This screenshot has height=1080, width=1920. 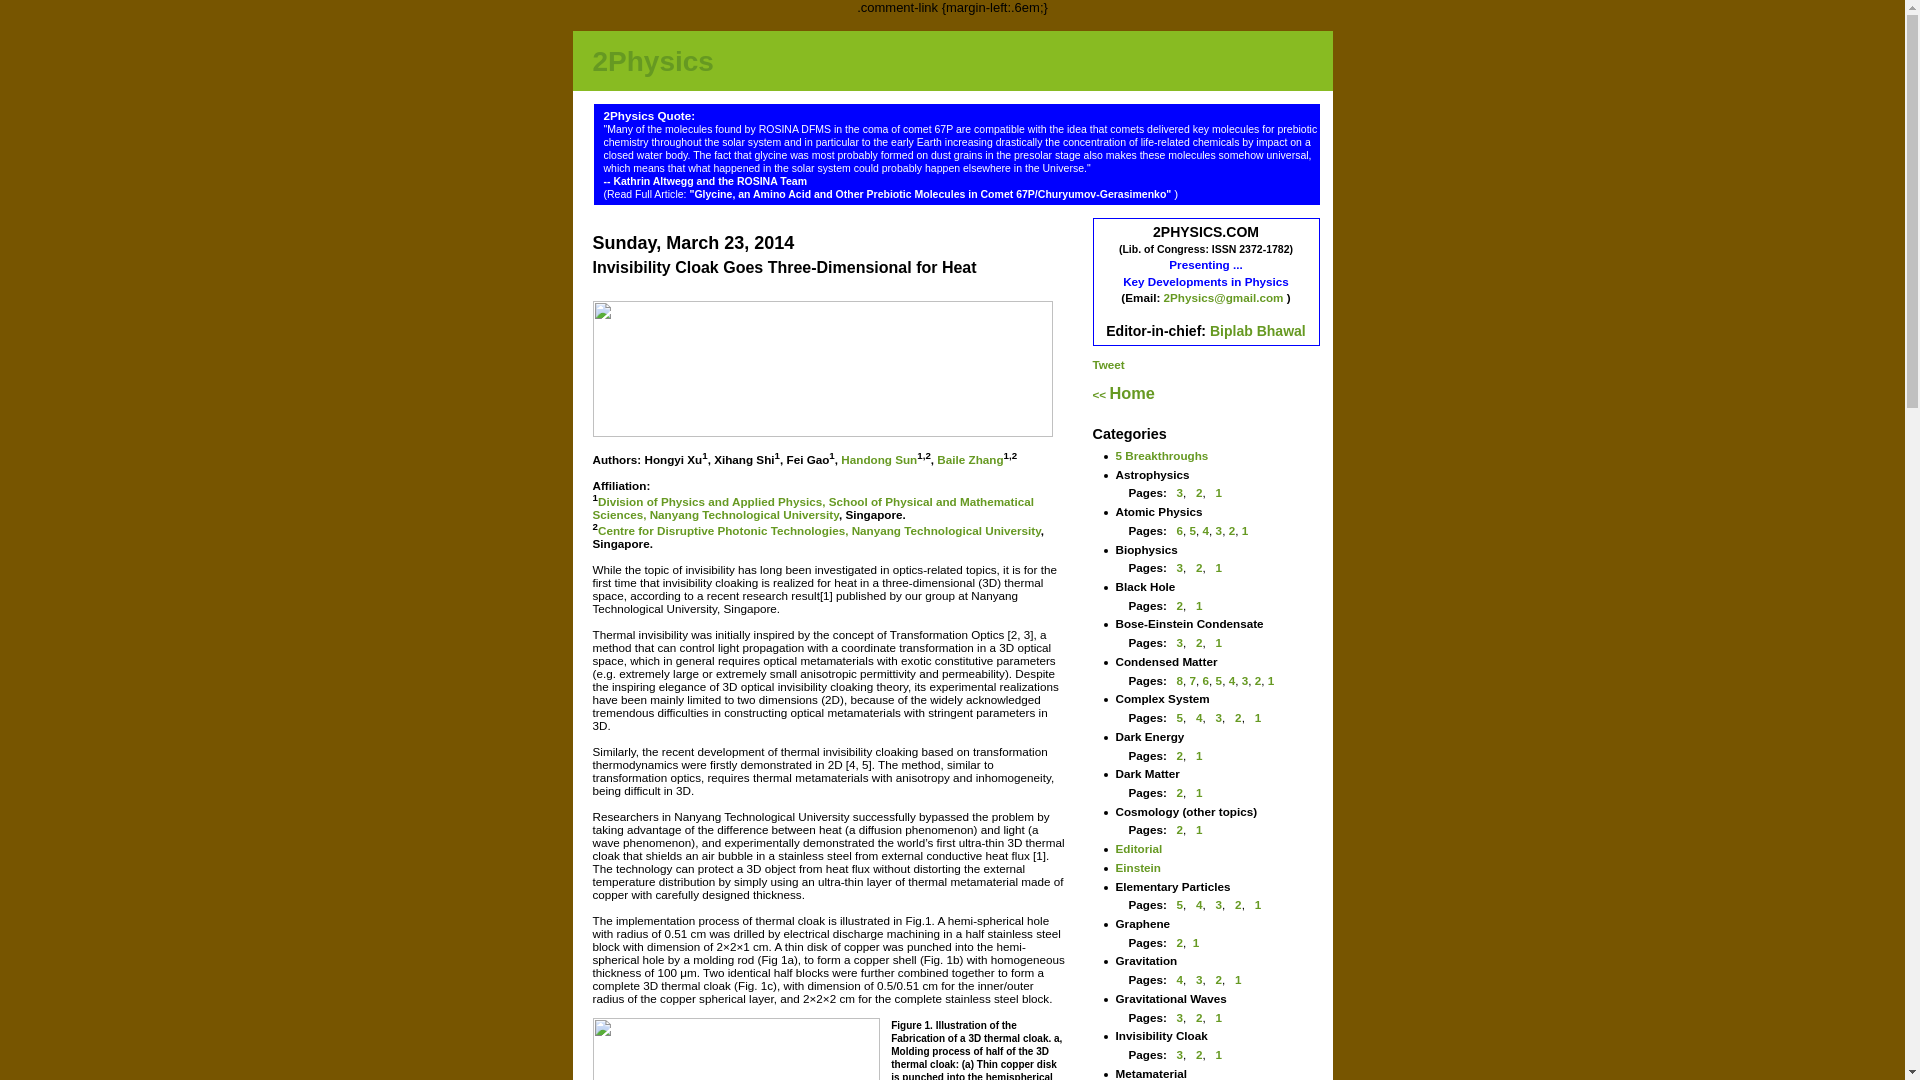 What do you see at coordinates (1231, 529) in the screenshot?
I see `'2'` at bounding box center [1231, 529].